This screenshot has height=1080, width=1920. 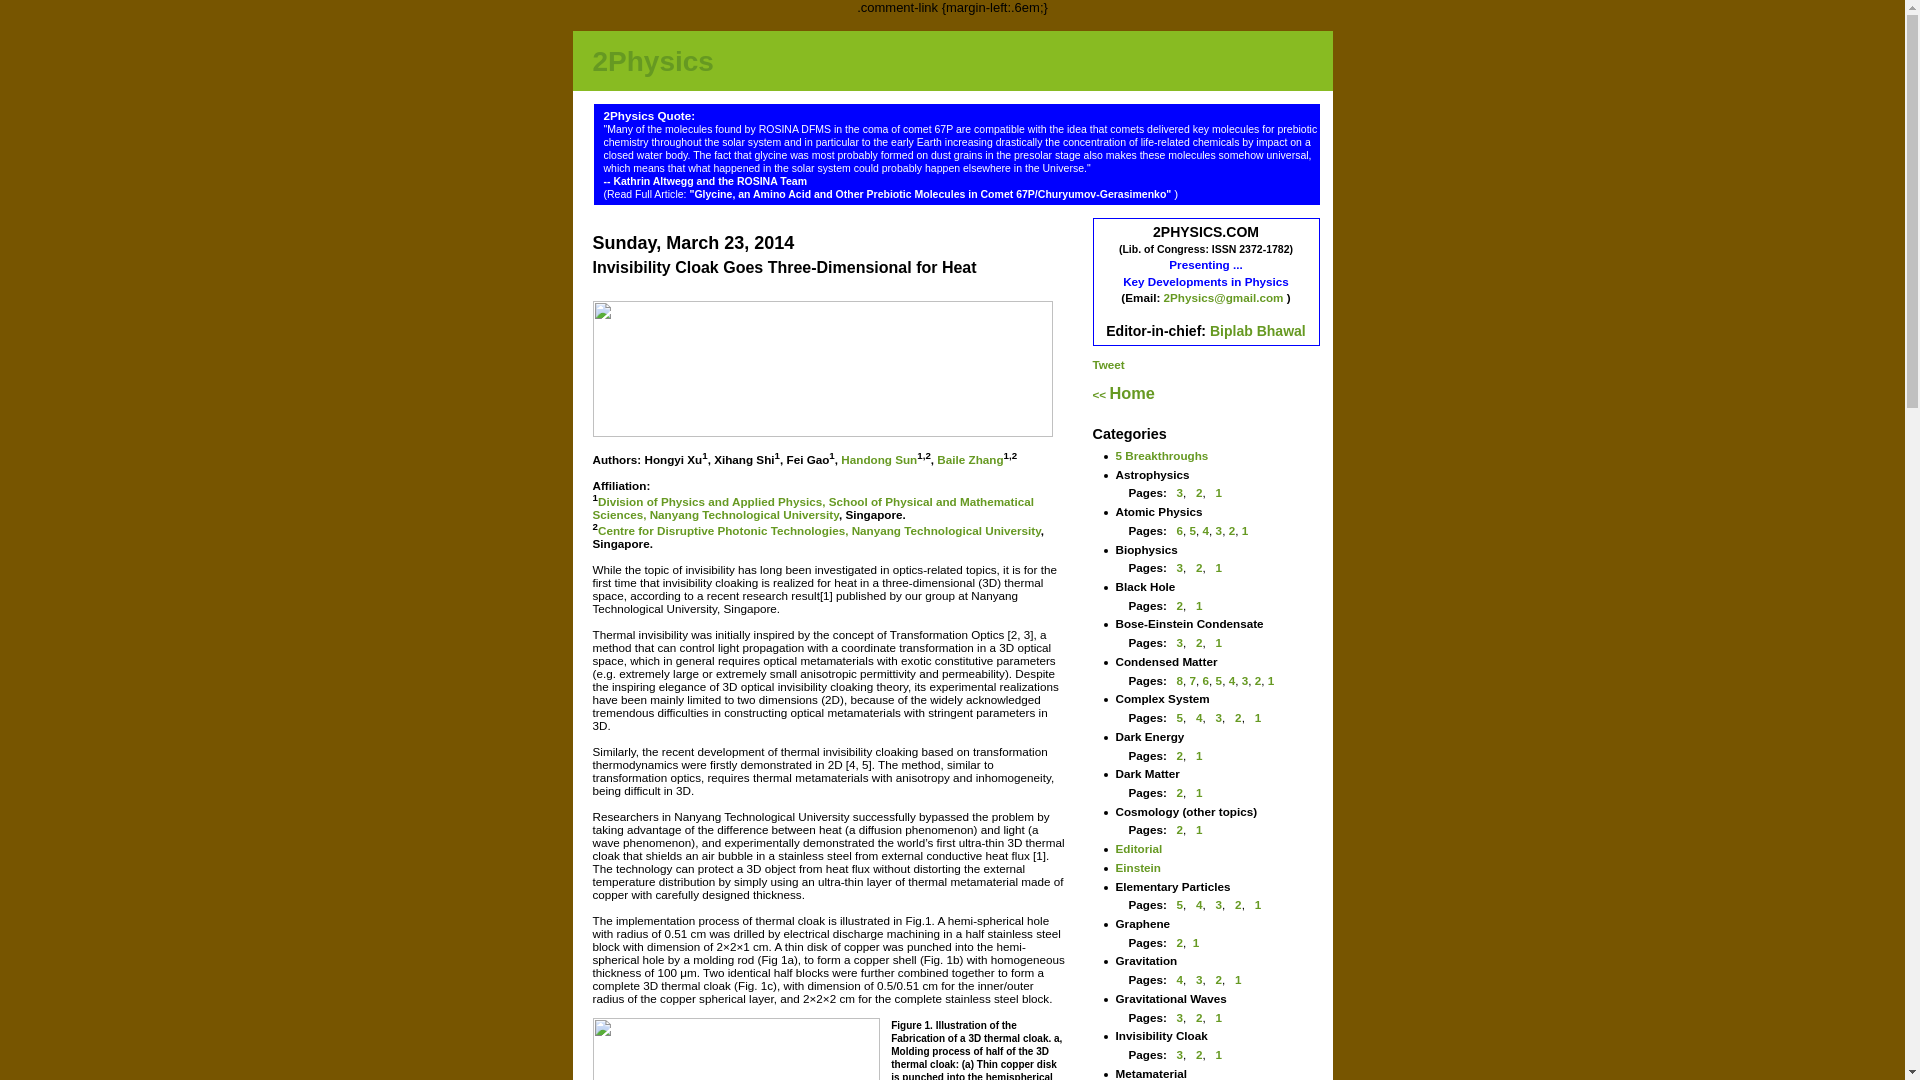 What do you see at coordinates (1231, 529) in the screenshot?
I see `'2'` at bounding box center [1231, 529].